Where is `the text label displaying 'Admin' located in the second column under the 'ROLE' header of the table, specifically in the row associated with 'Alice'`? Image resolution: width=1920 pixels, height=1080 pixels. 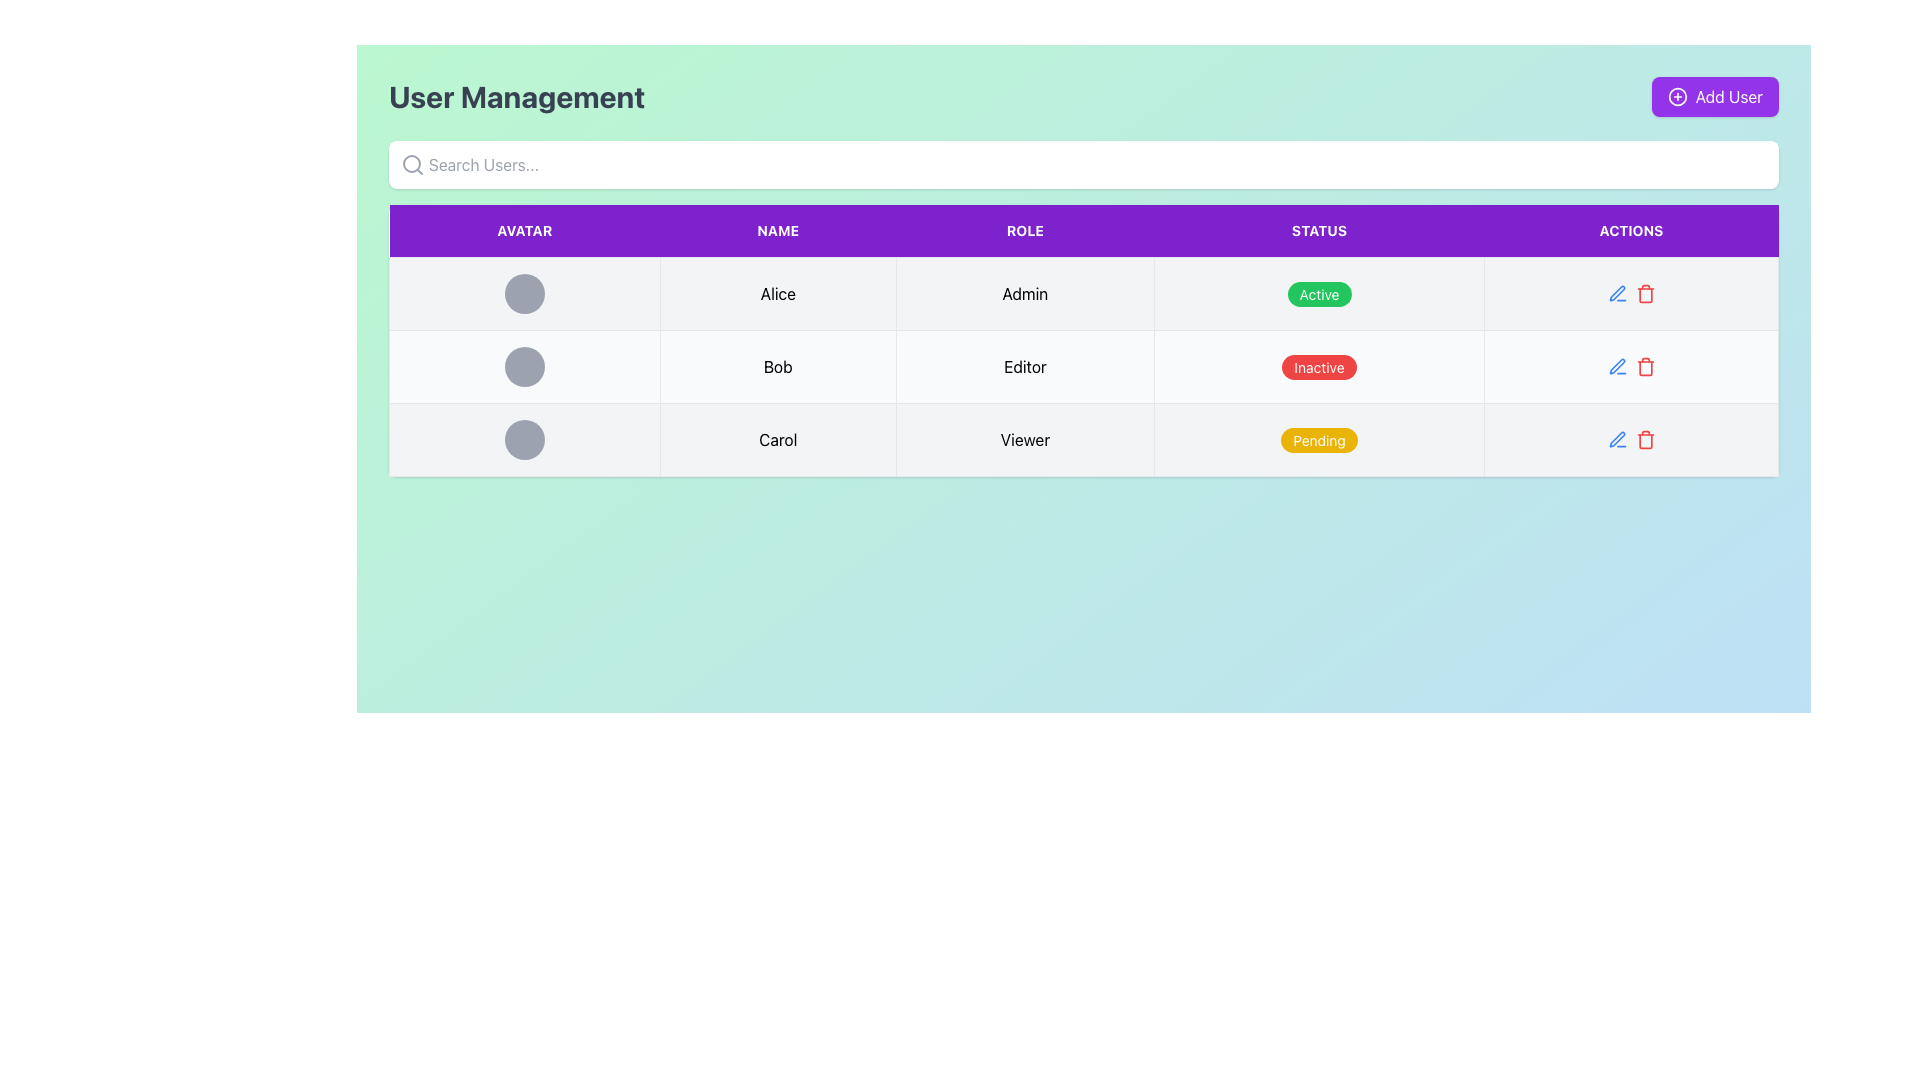 the text label displaying 'Admin' located in the second column under the 'ROLE' header of the table, specifically in the row associated with 'Alice' is located at coordinates (1025, 293).